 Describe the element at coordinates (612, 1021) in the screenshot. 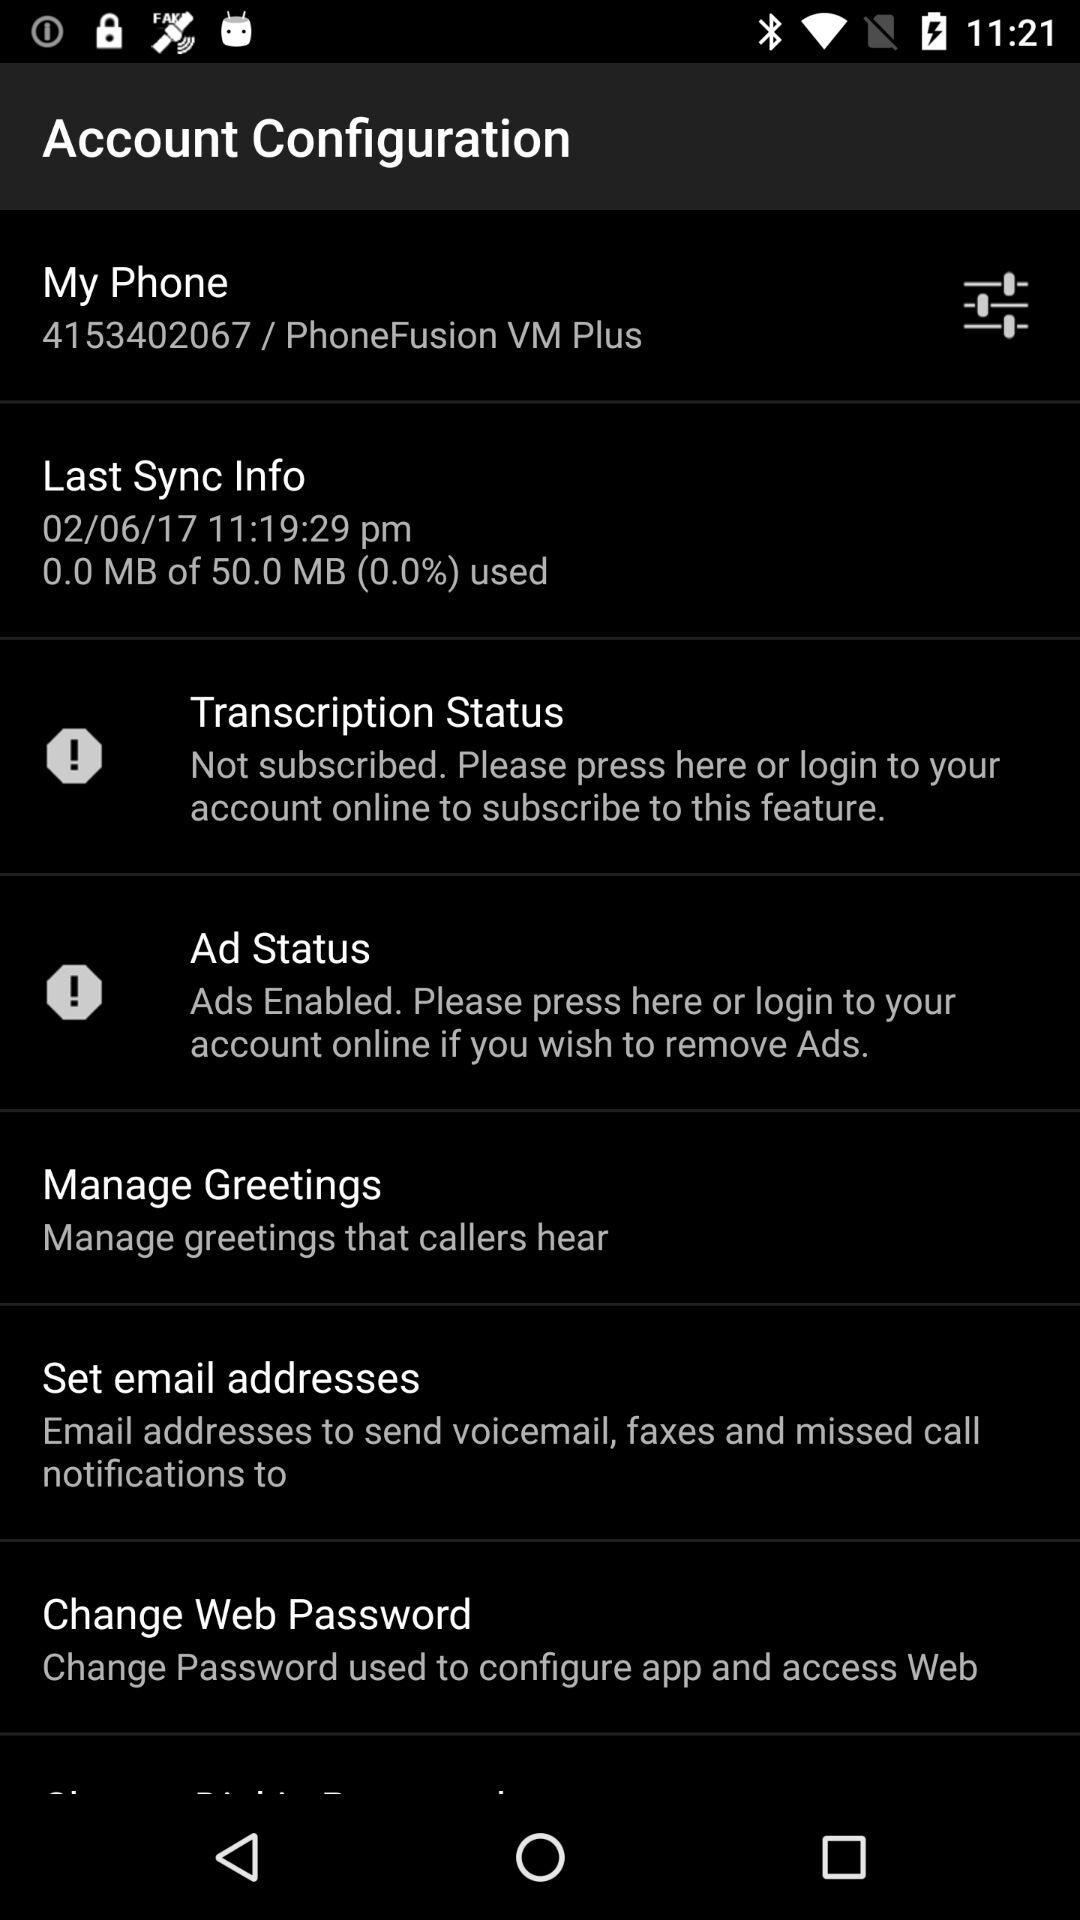

I see `the app below ad status app` at that location.